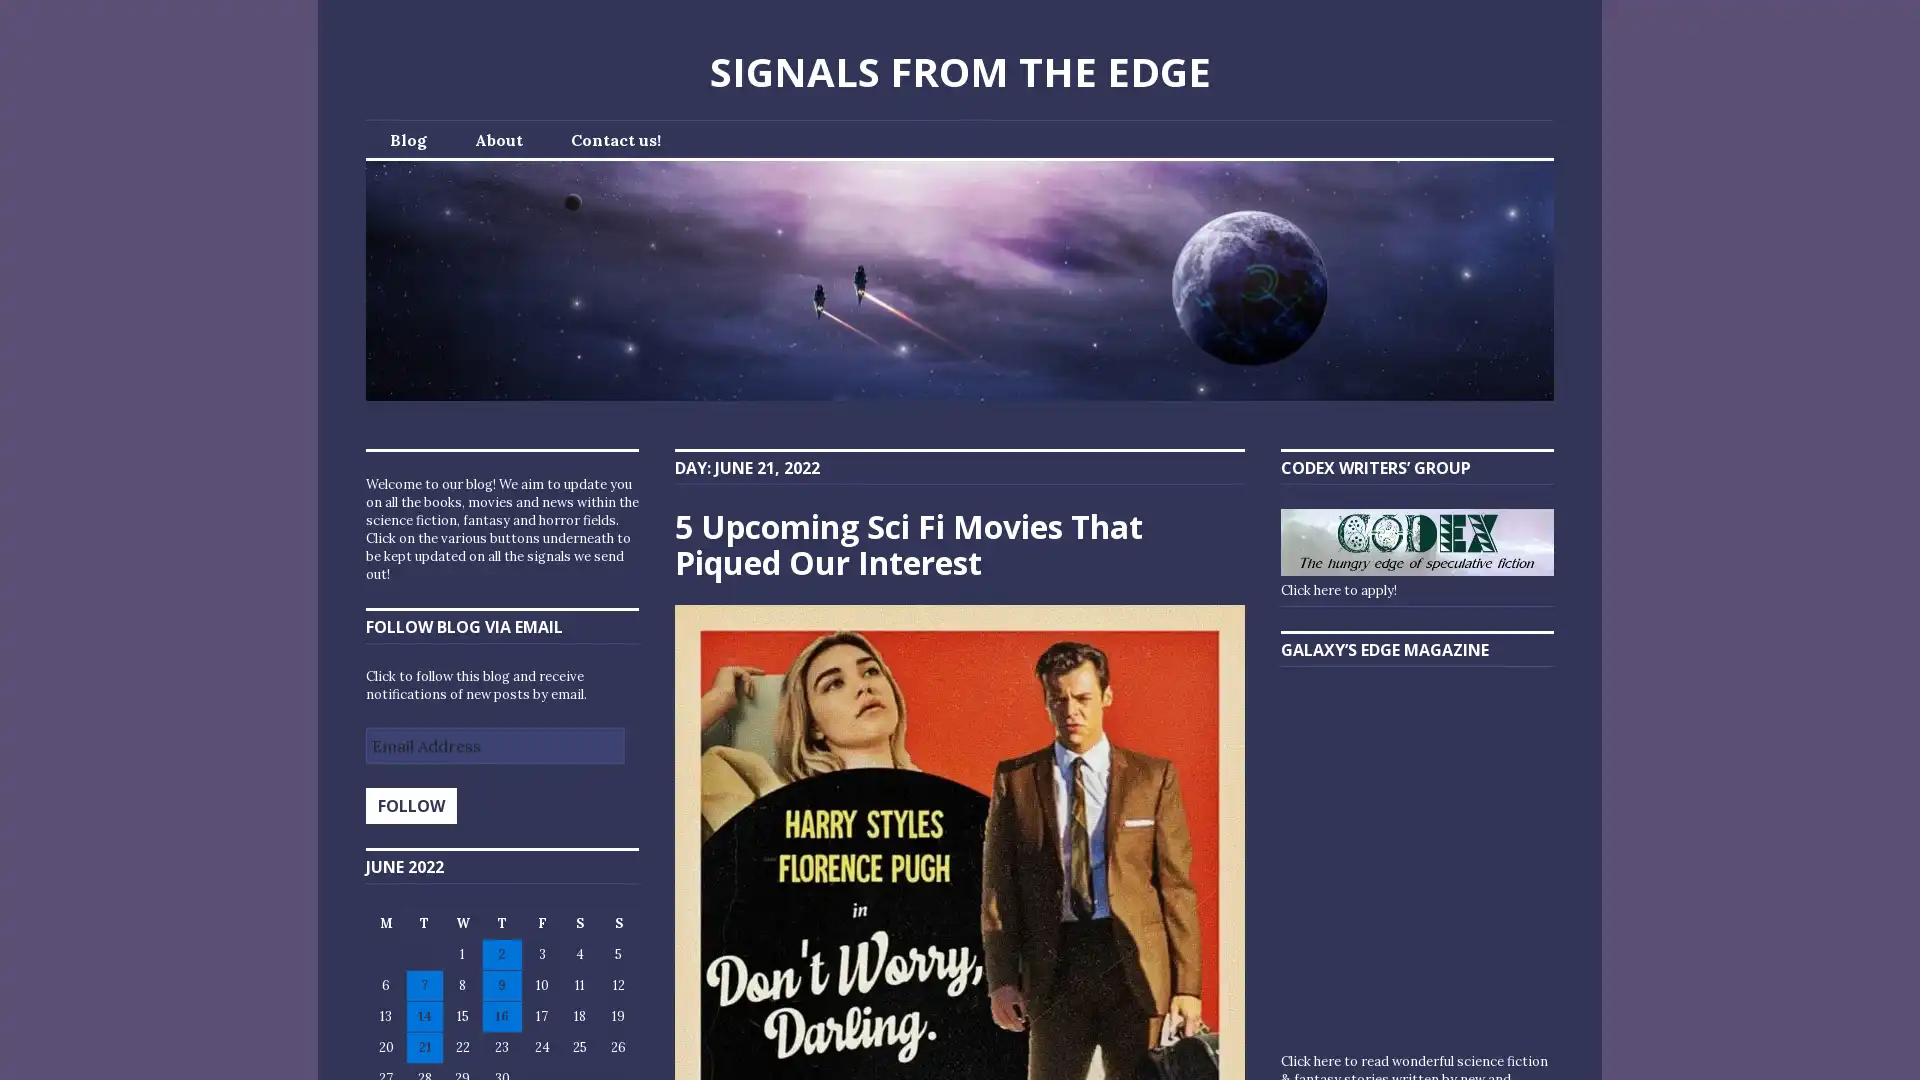 This screenshot has height=1080, width=1920. I want to click on FOLLOW, so click(410, 805).